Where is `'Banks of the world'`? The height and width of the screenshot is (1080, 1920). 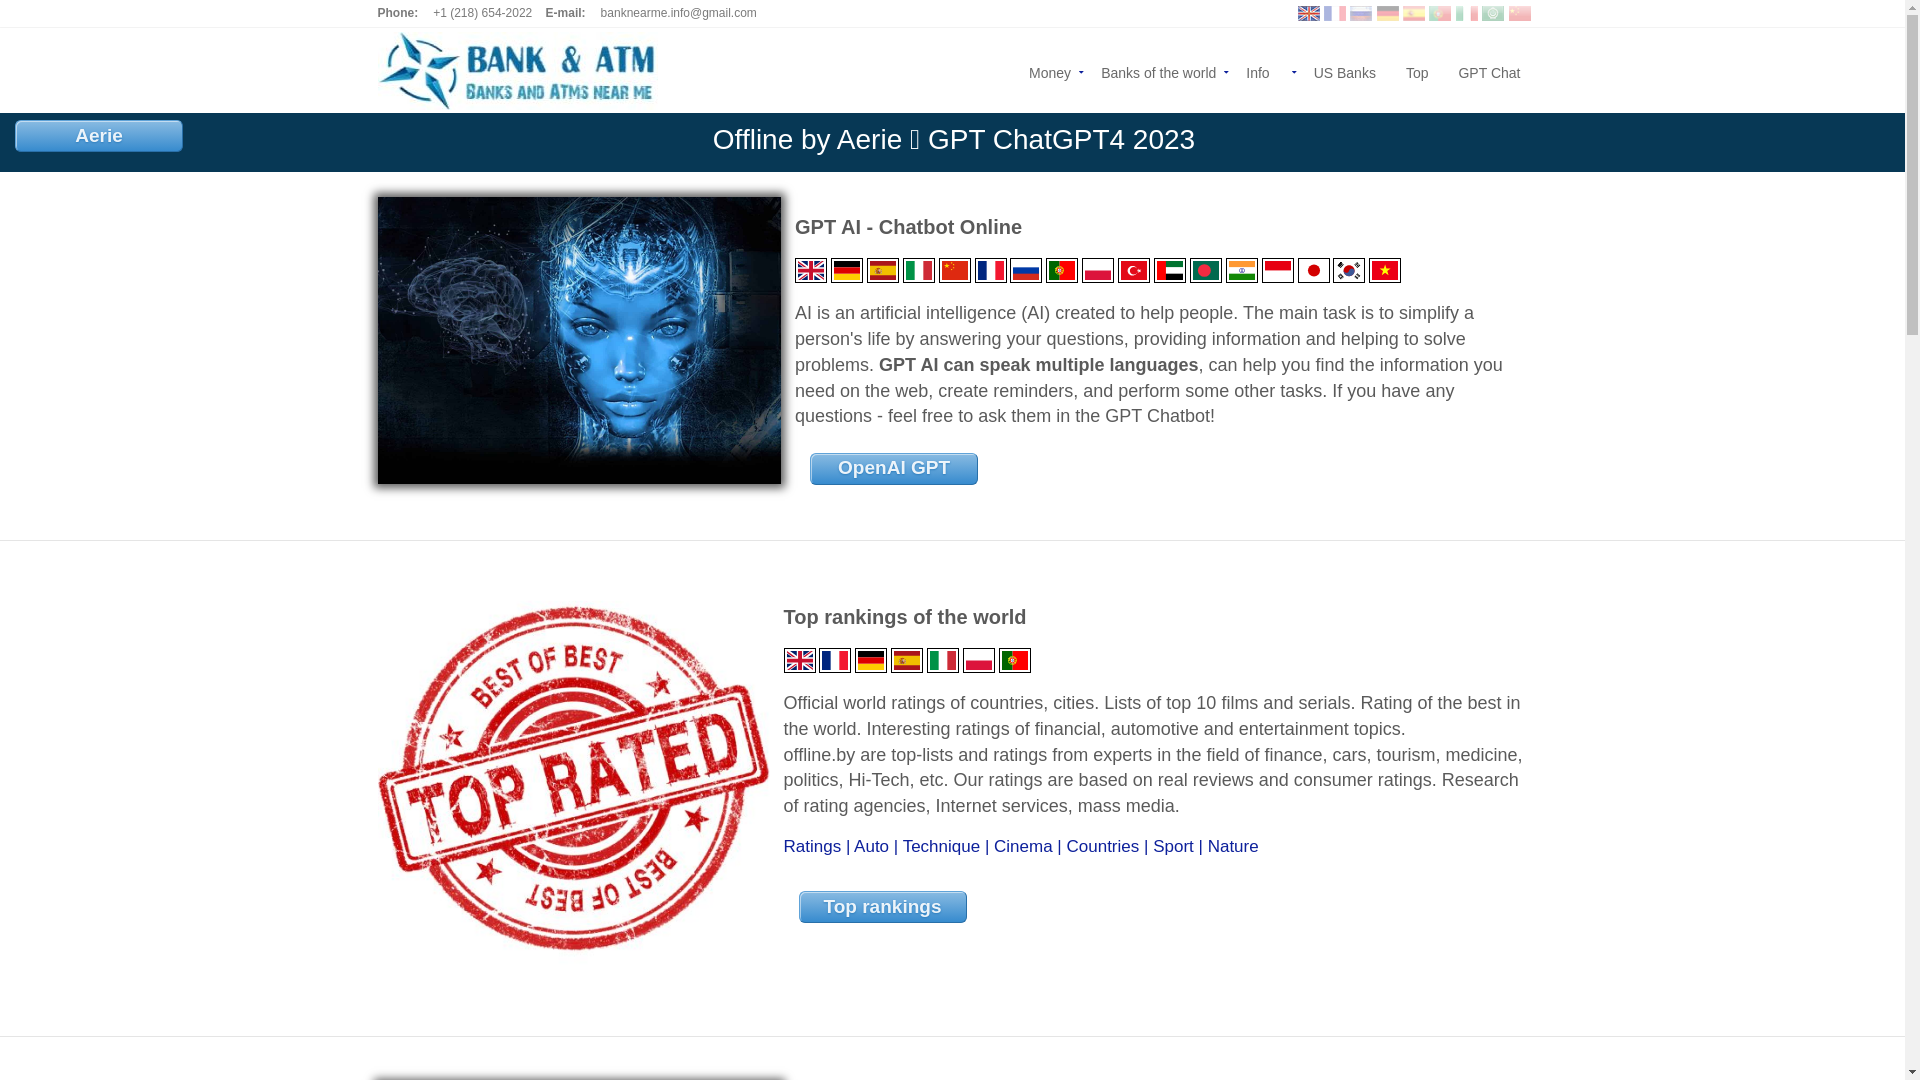
'Banks of the world' is located at coordinates (1158, 69).